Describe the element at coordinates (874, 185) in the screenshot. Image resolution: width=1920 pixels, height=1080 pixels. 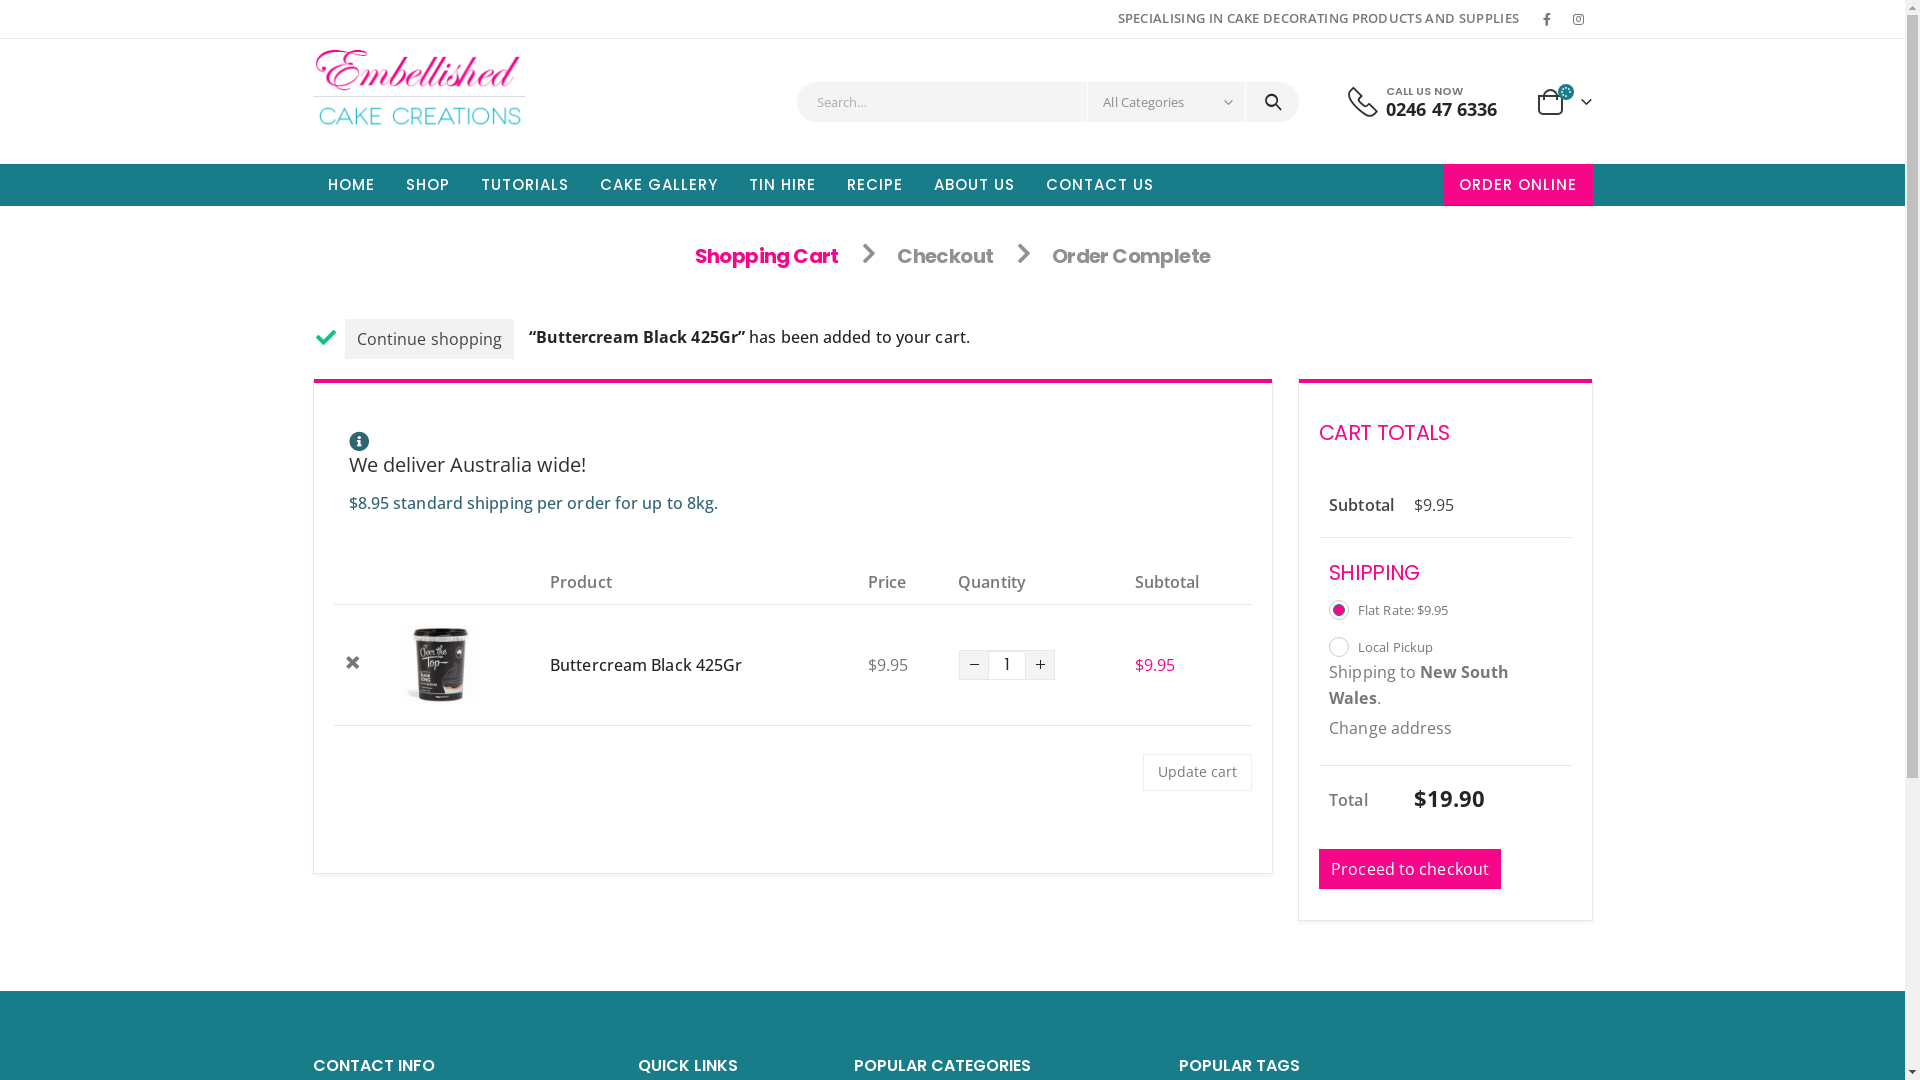
I see `'RECIPE'` at that location.